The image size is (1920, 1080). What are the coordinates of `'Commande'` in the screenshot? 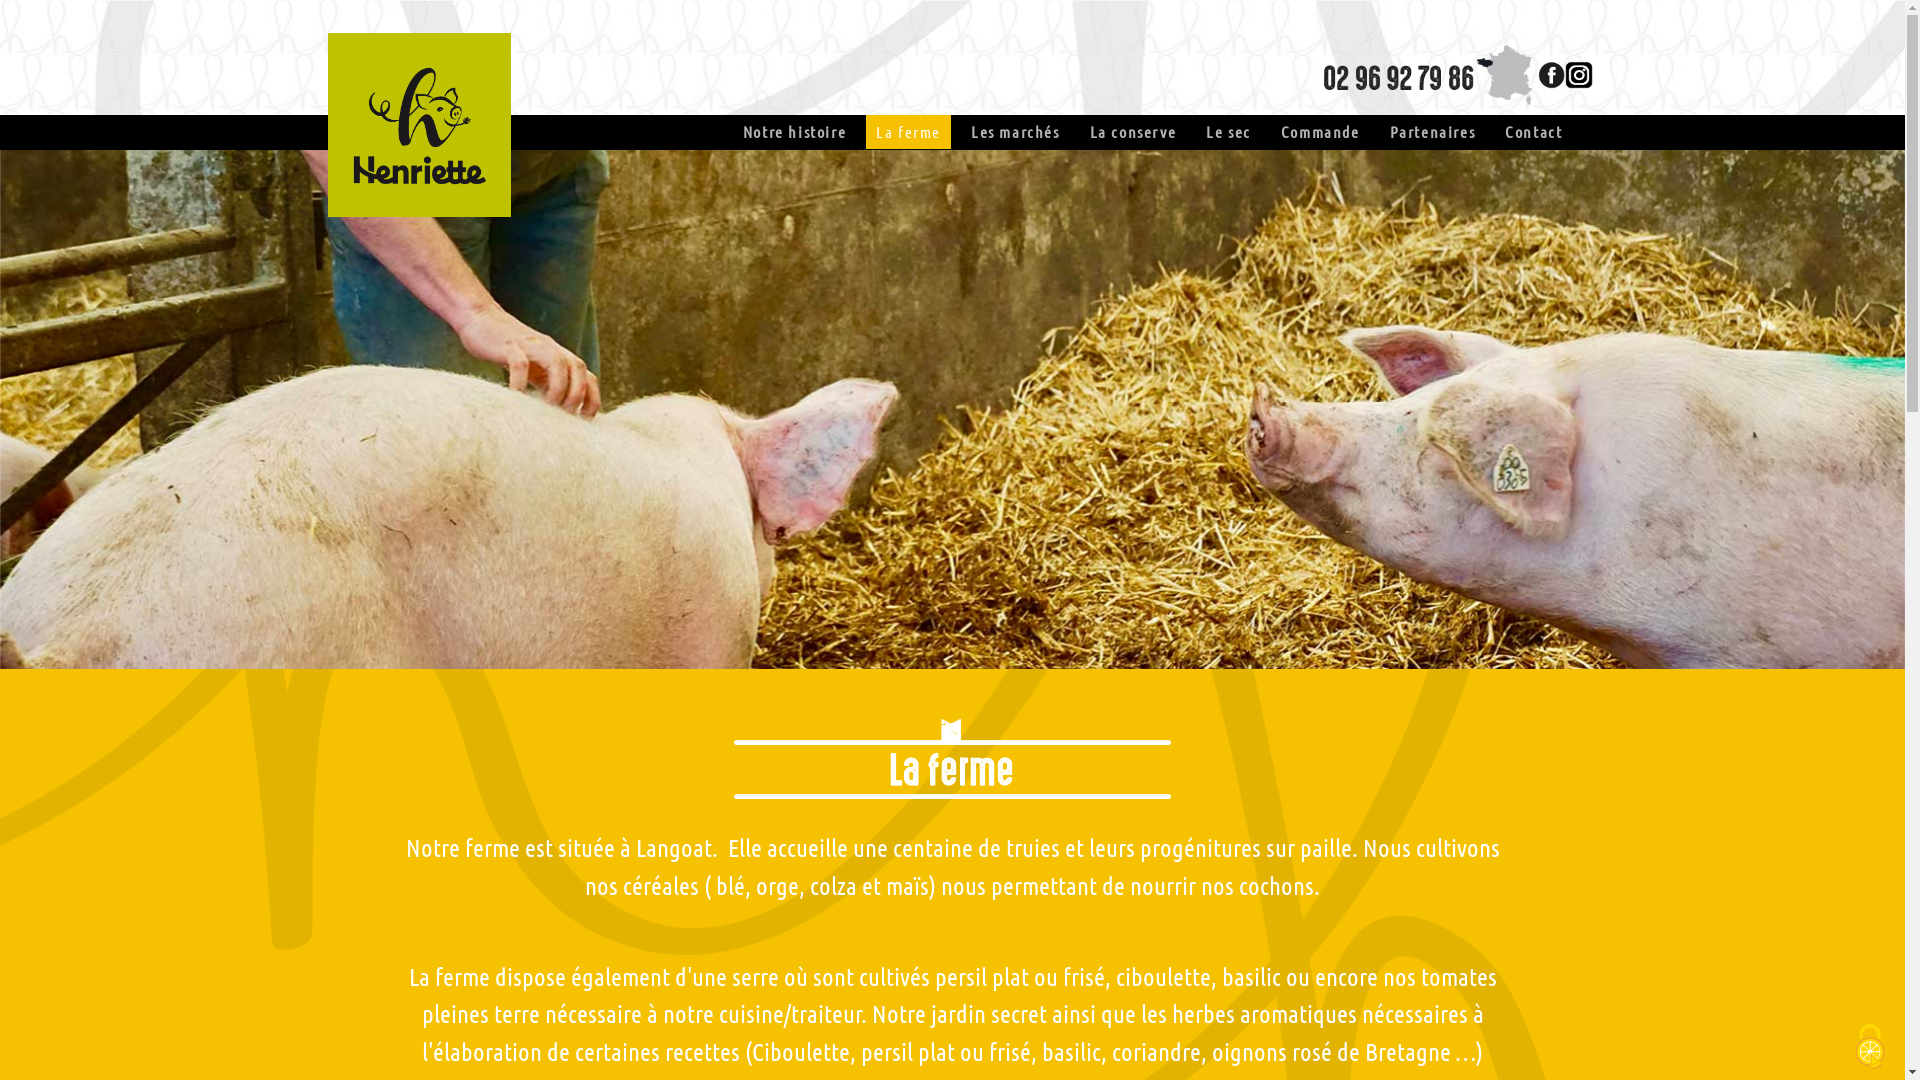 It's located at (1320, 131).